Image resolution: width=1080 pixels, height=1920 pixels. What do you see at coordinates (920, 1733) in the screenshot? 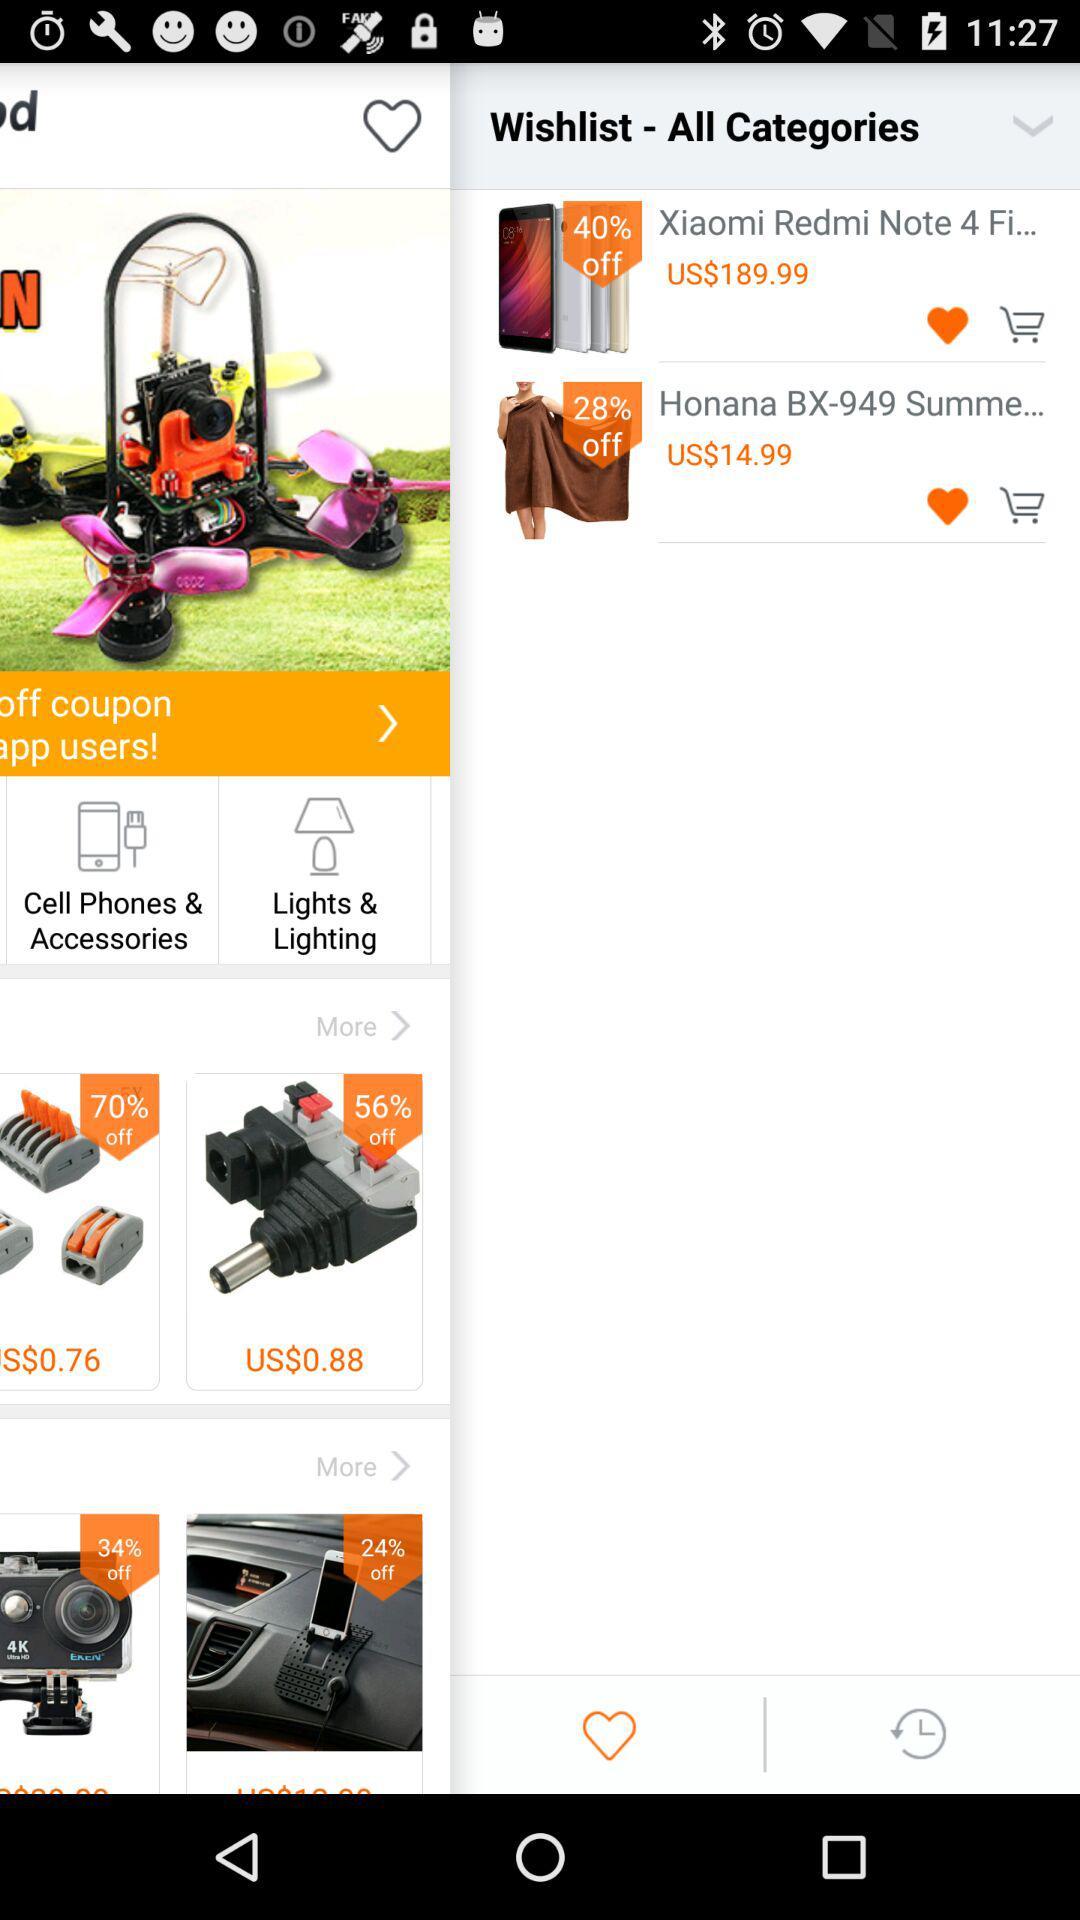
I see `history` at bounding box center [920, 1733].